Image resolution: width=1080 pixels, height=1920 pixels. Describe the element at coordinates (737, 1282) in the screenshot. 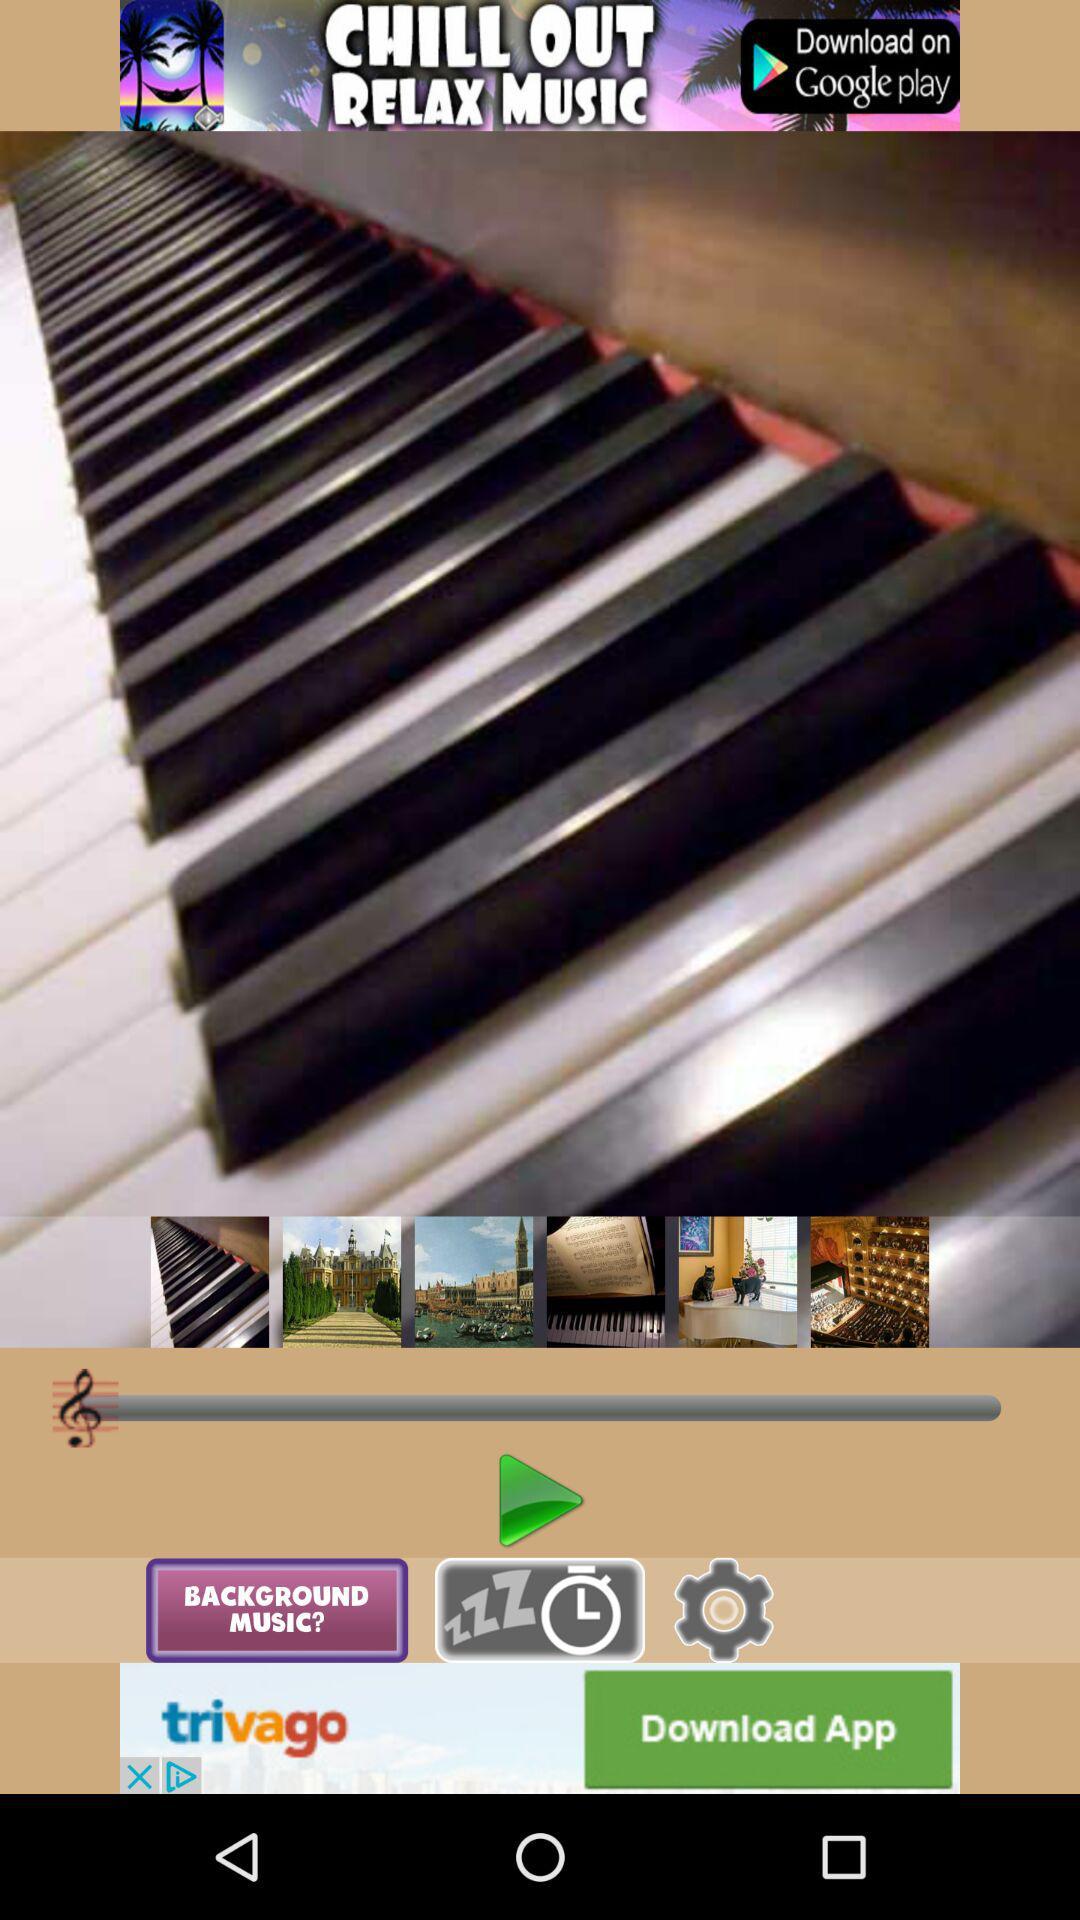

I see `change piano option` at that location.